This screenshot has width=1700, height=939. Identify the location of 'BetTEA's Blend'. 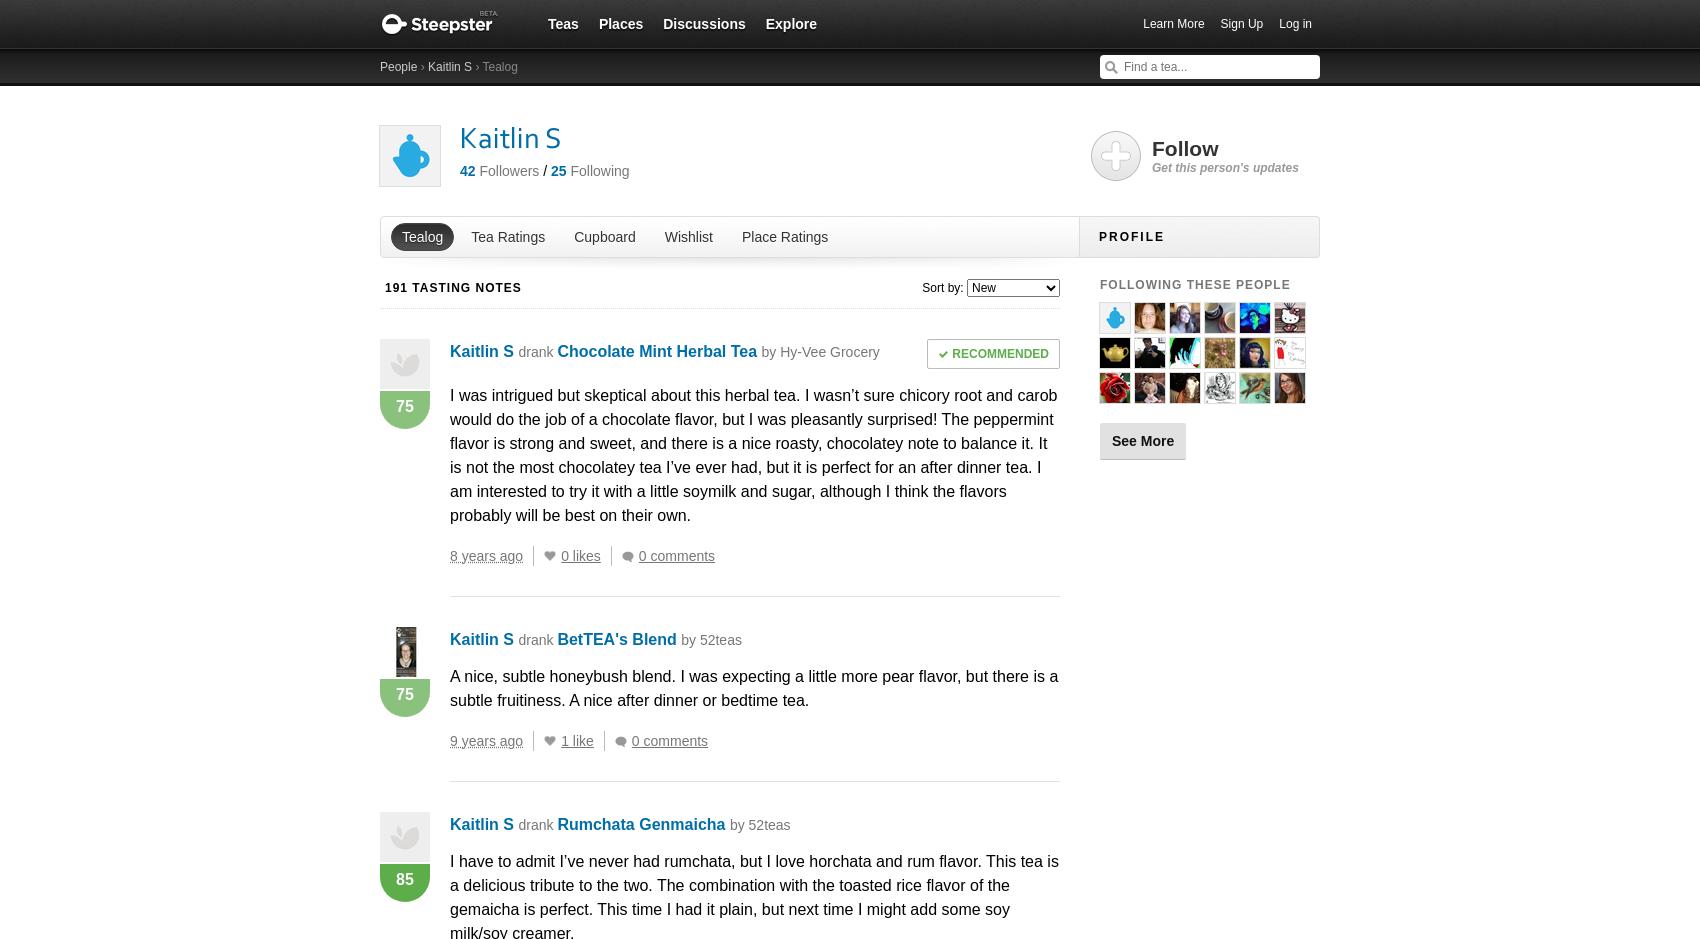
(617, 638).